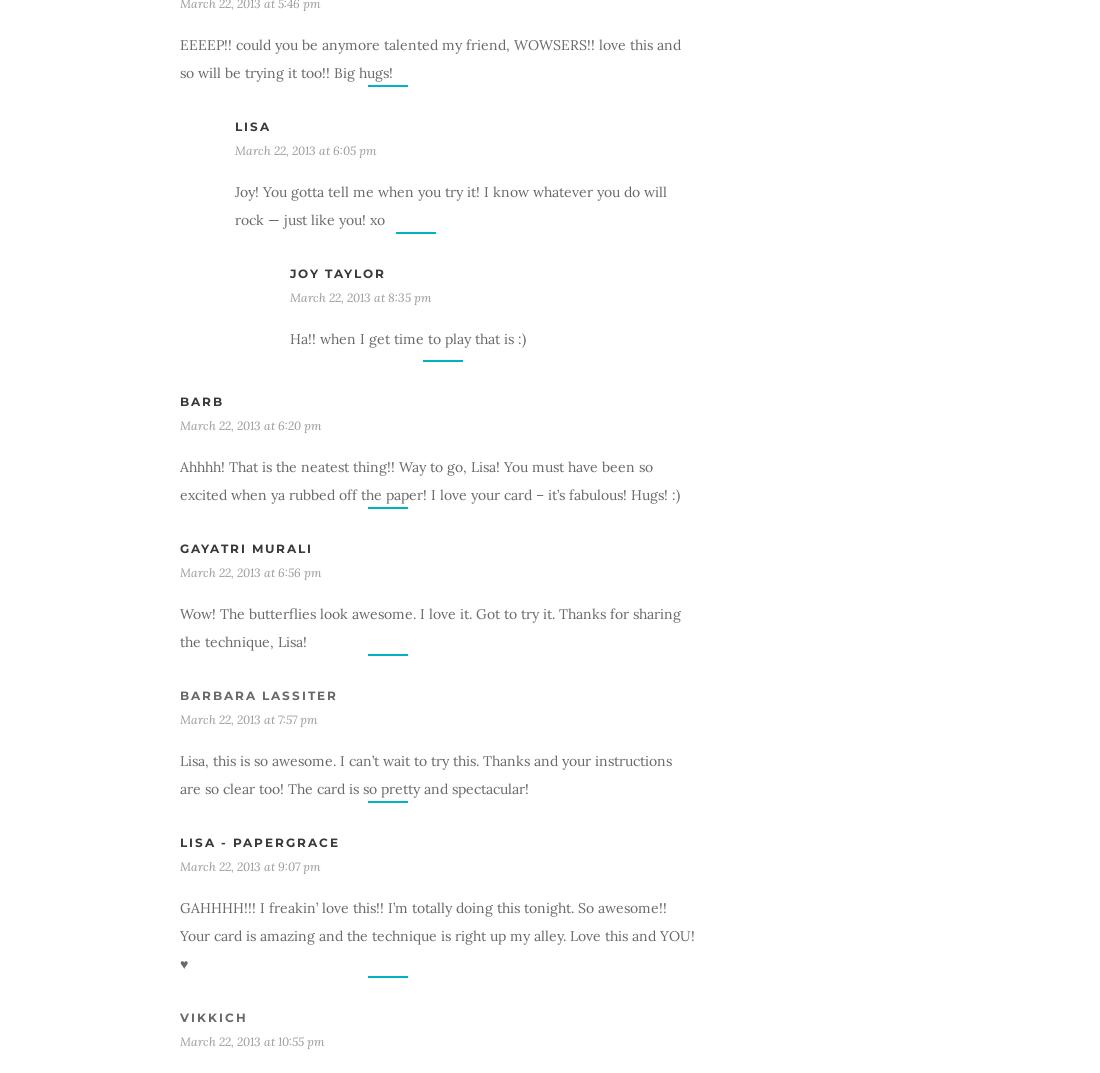  Describe the element at coordinates (259, 694) in the screenshot. I see `'barbara lassiter'` at that location.